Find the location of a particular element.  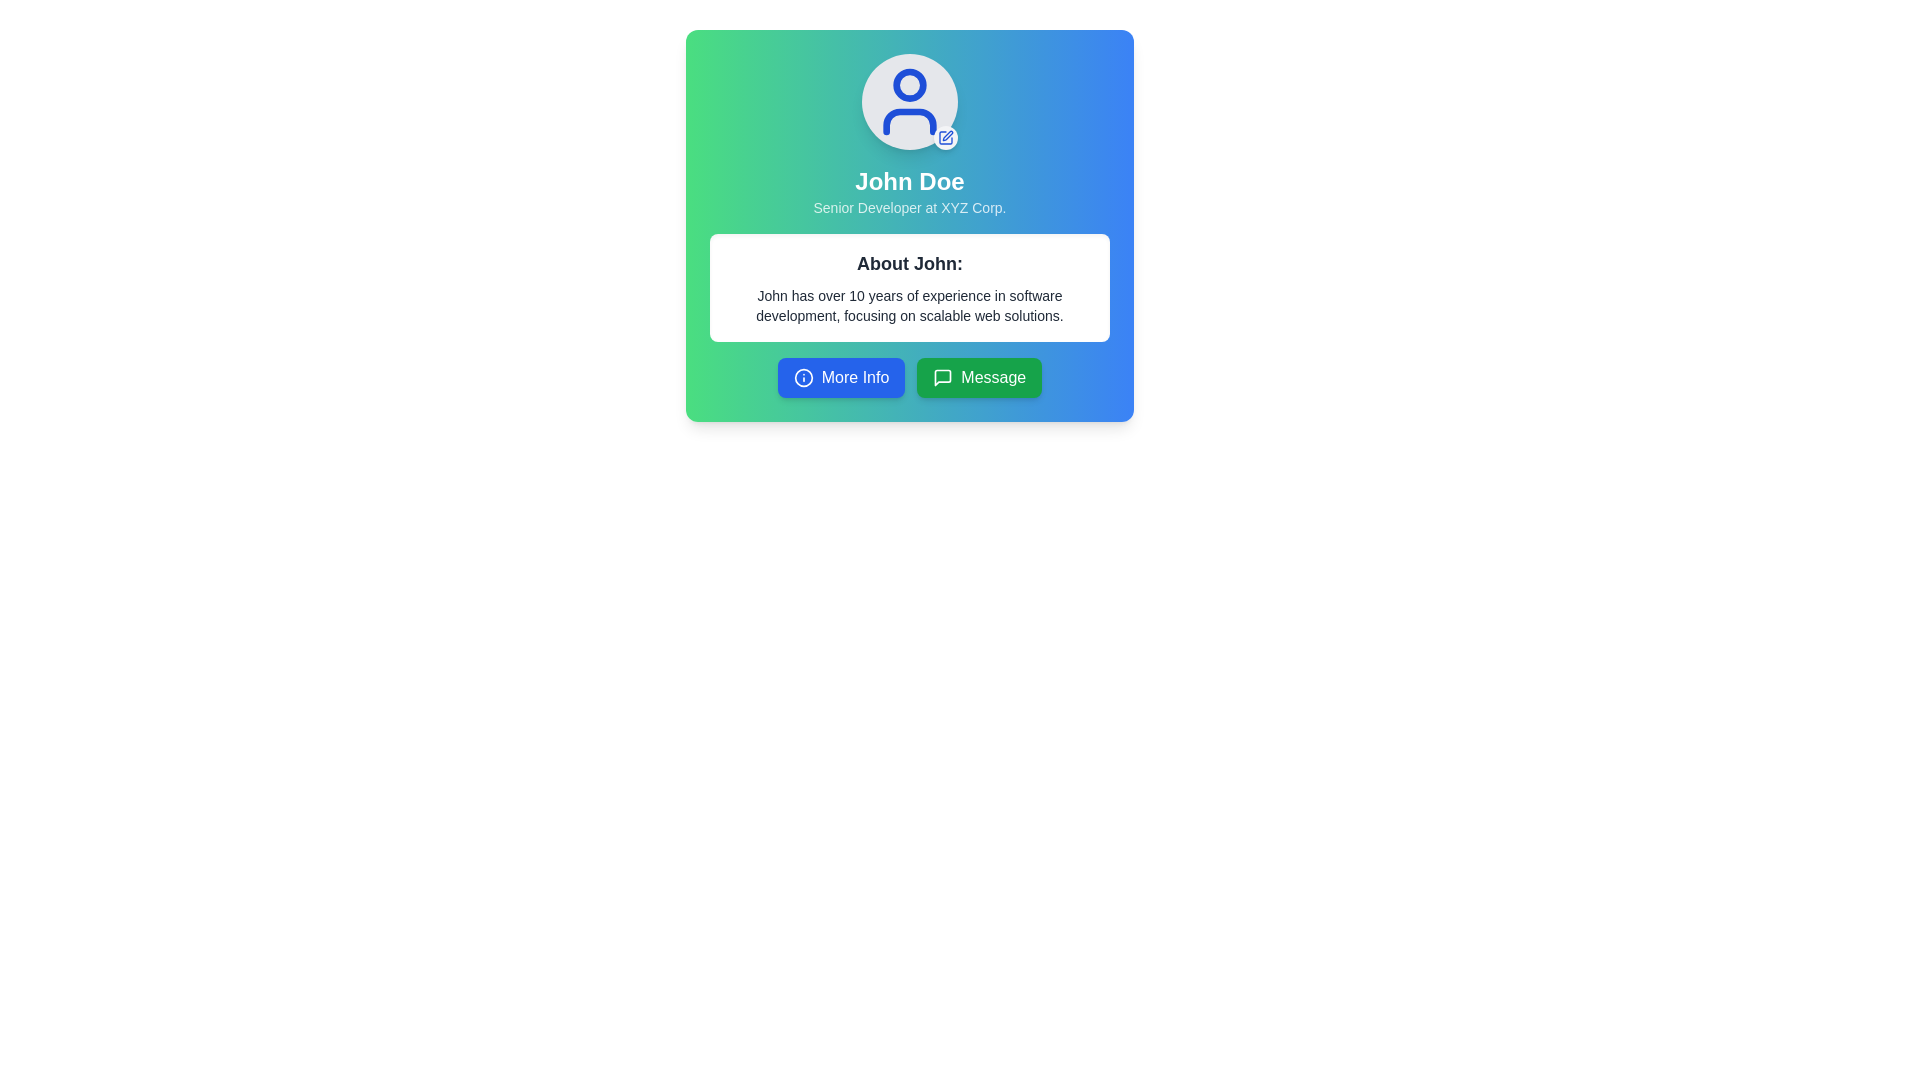

the user icon which is styled in blue and located at the top center of the profile card is located at coordinates (909, 101).